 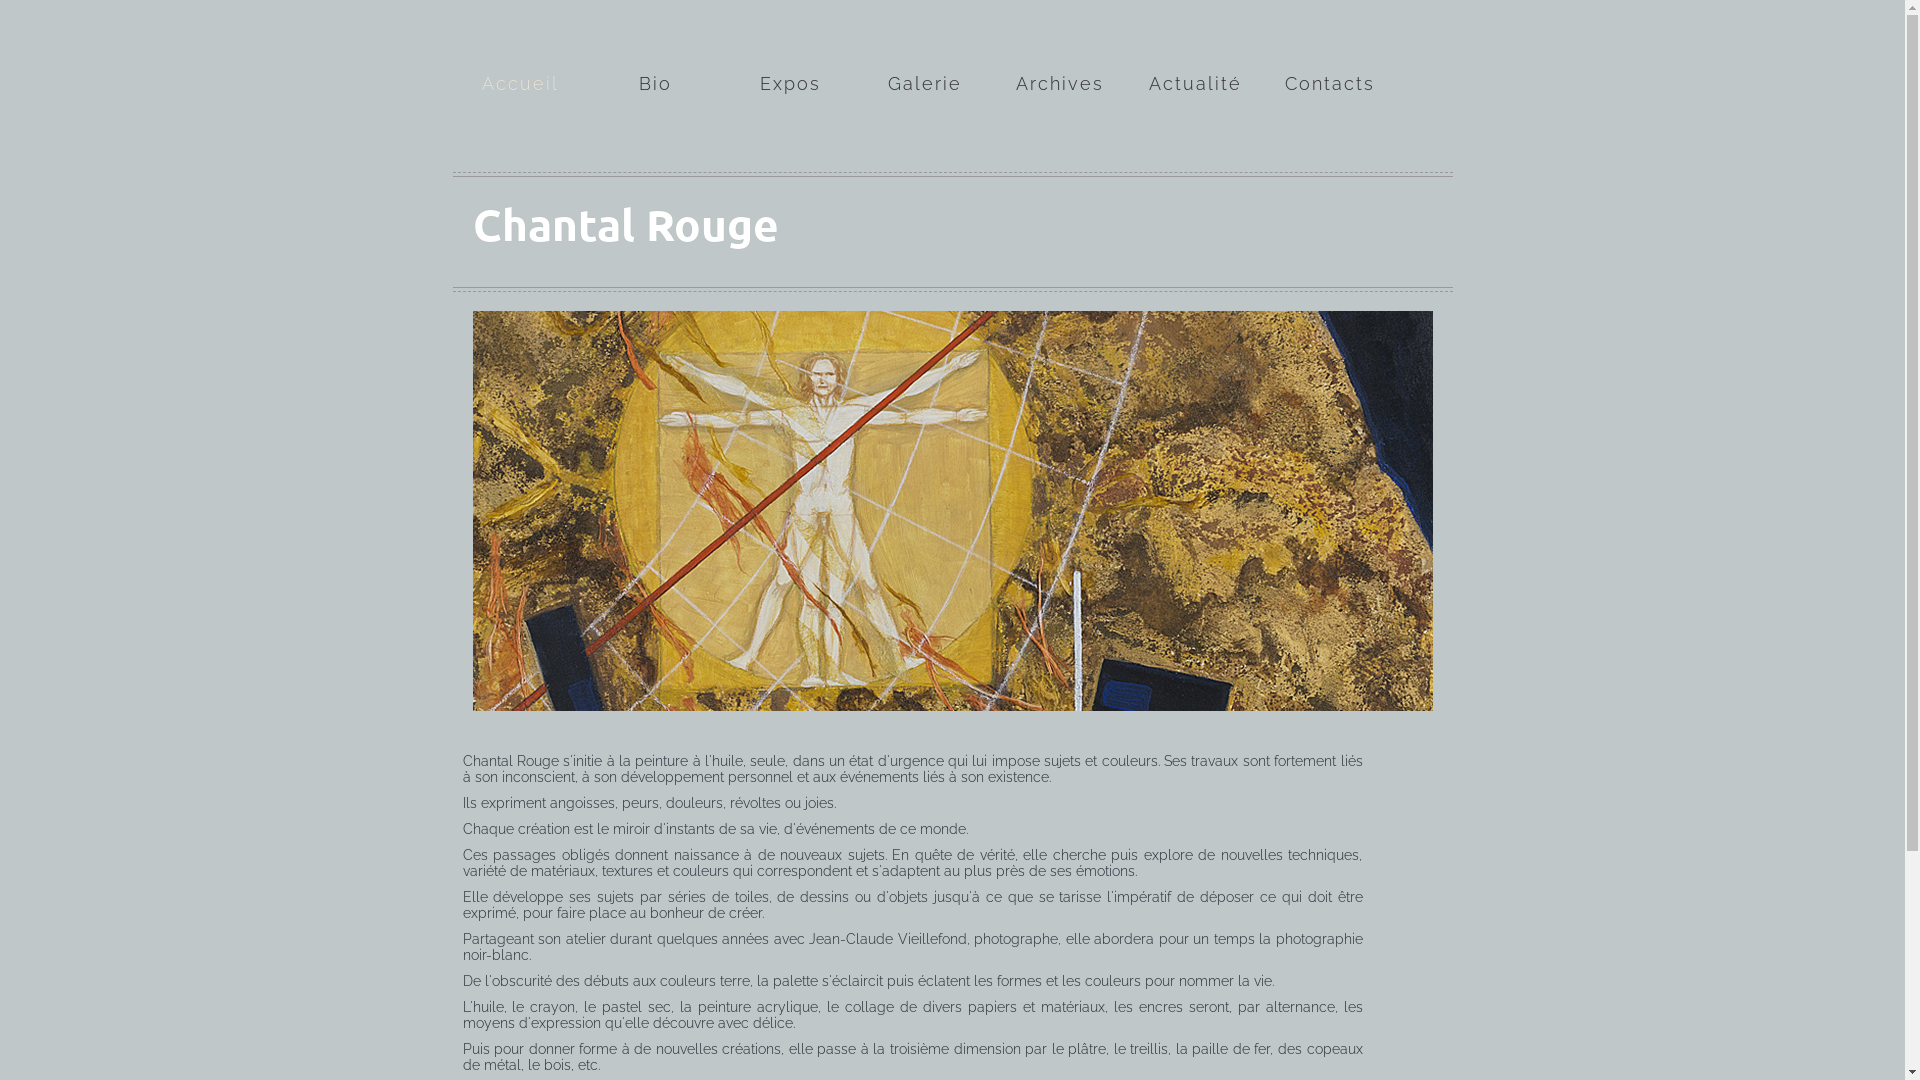 What do you see at coordinates (1329, 54) in the screenshot?
I see `'Contacts'` at bounding box center [1329, 54].